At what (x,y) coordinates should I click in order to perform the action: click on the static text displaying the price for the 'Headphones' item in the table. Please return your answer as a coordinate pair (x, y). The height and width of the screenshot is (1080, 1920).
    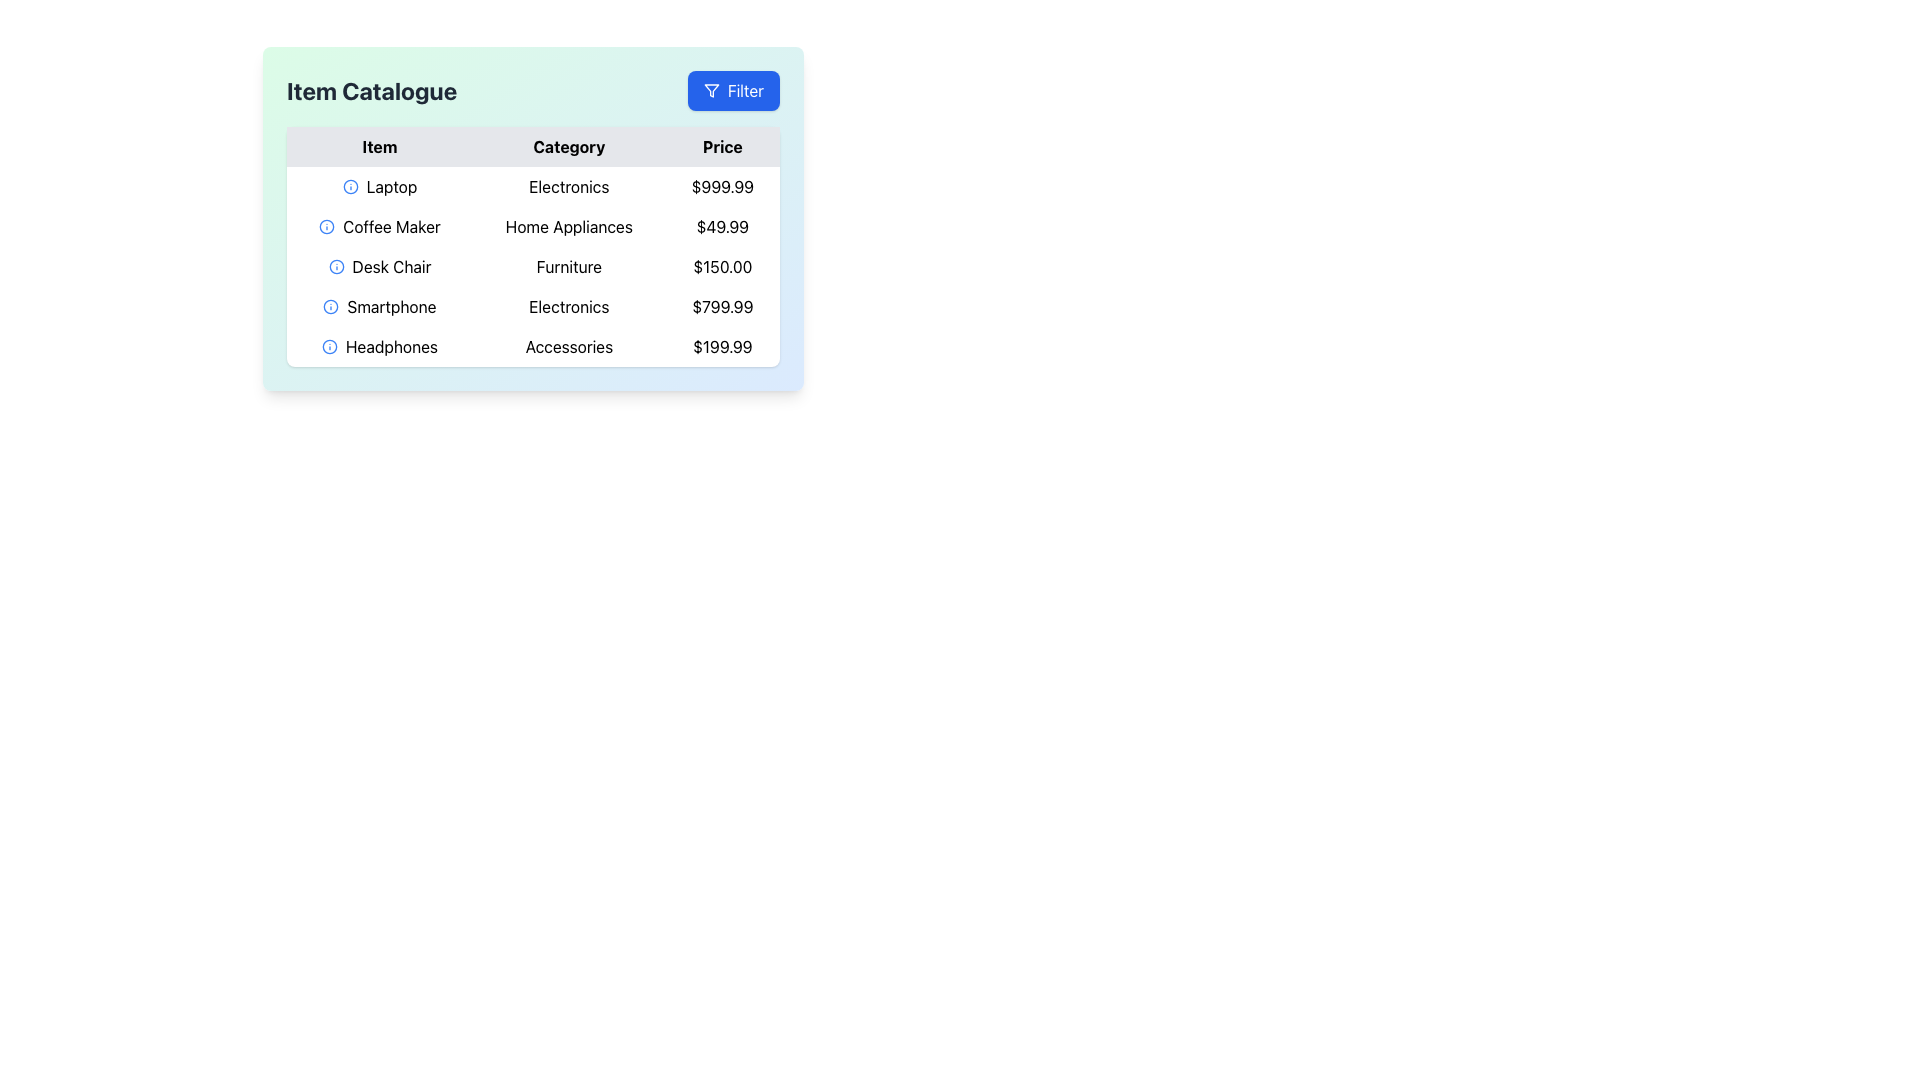
    Looking at the image, I should click on (721, 346).